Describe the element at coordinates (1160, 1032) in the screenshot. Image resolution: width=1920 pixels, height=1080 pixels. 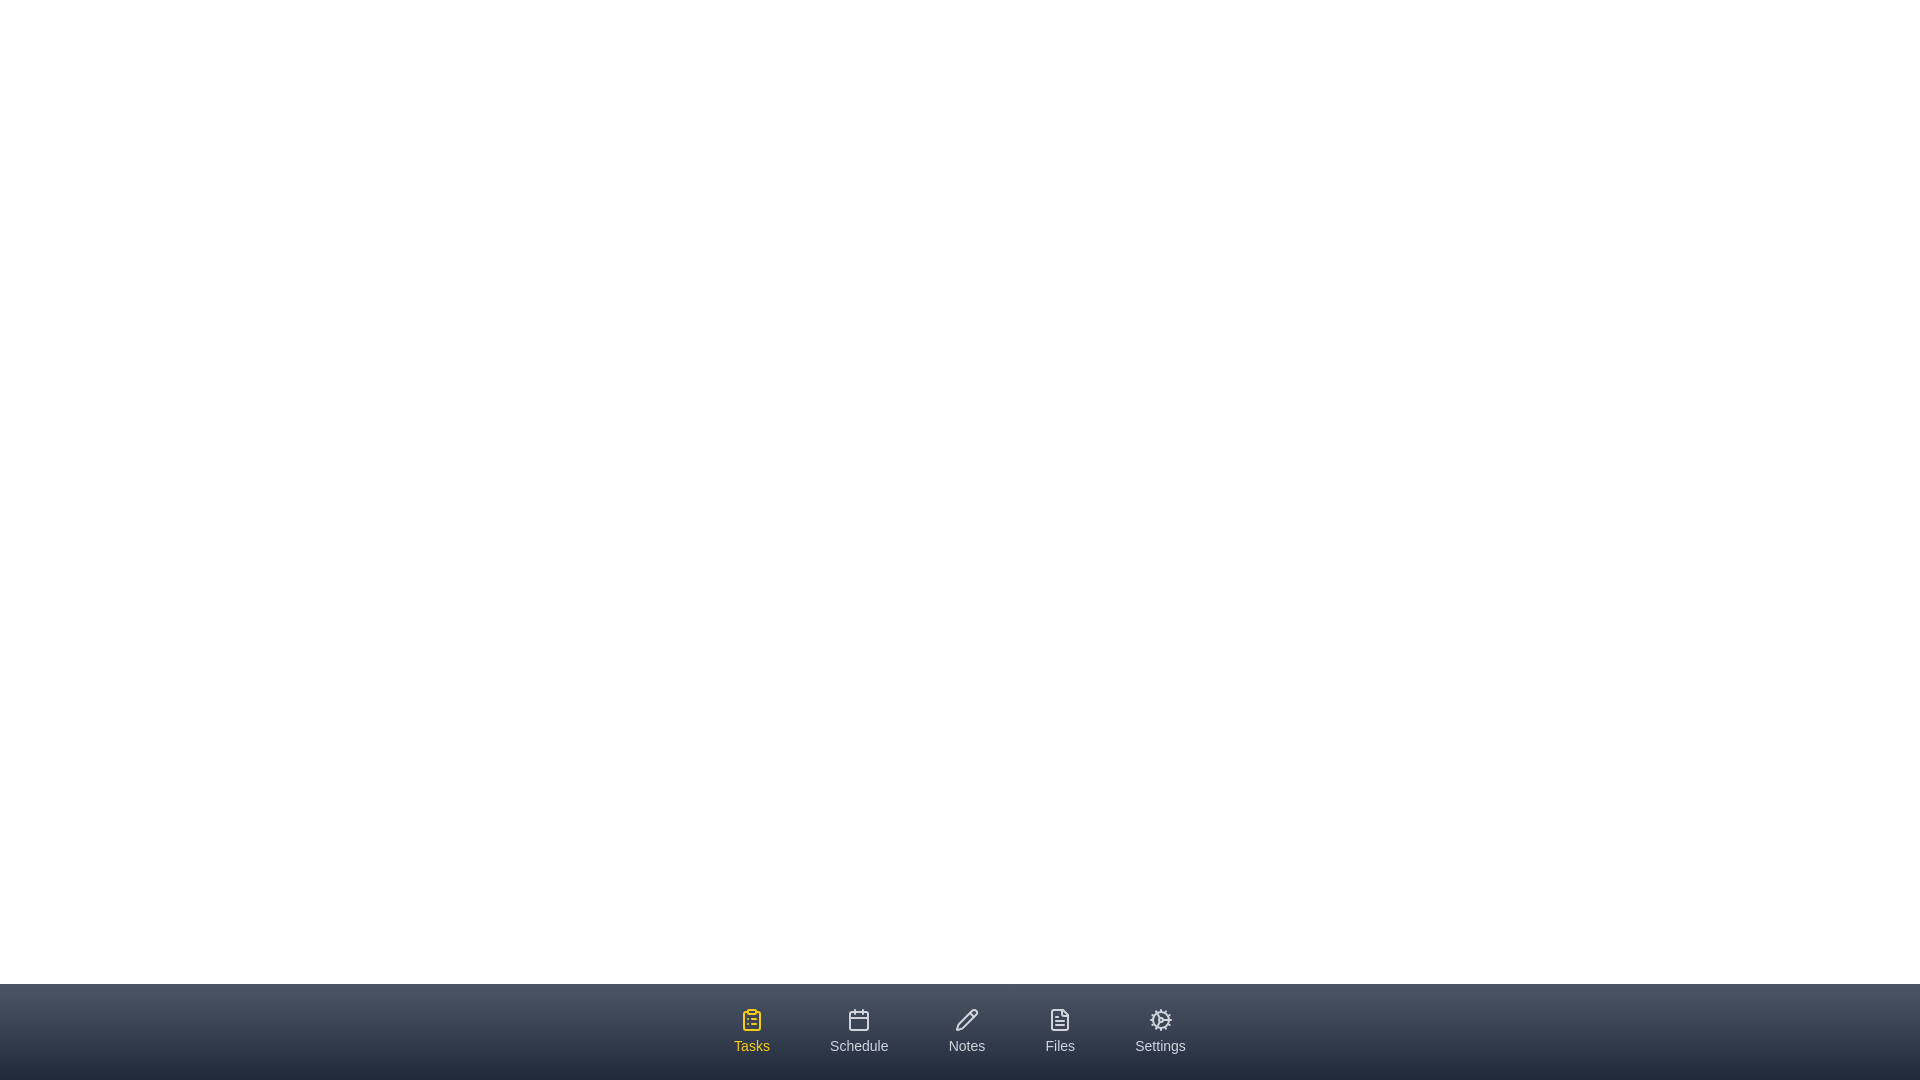
I see `the tab labeled Settings by clicking on it` at that location.